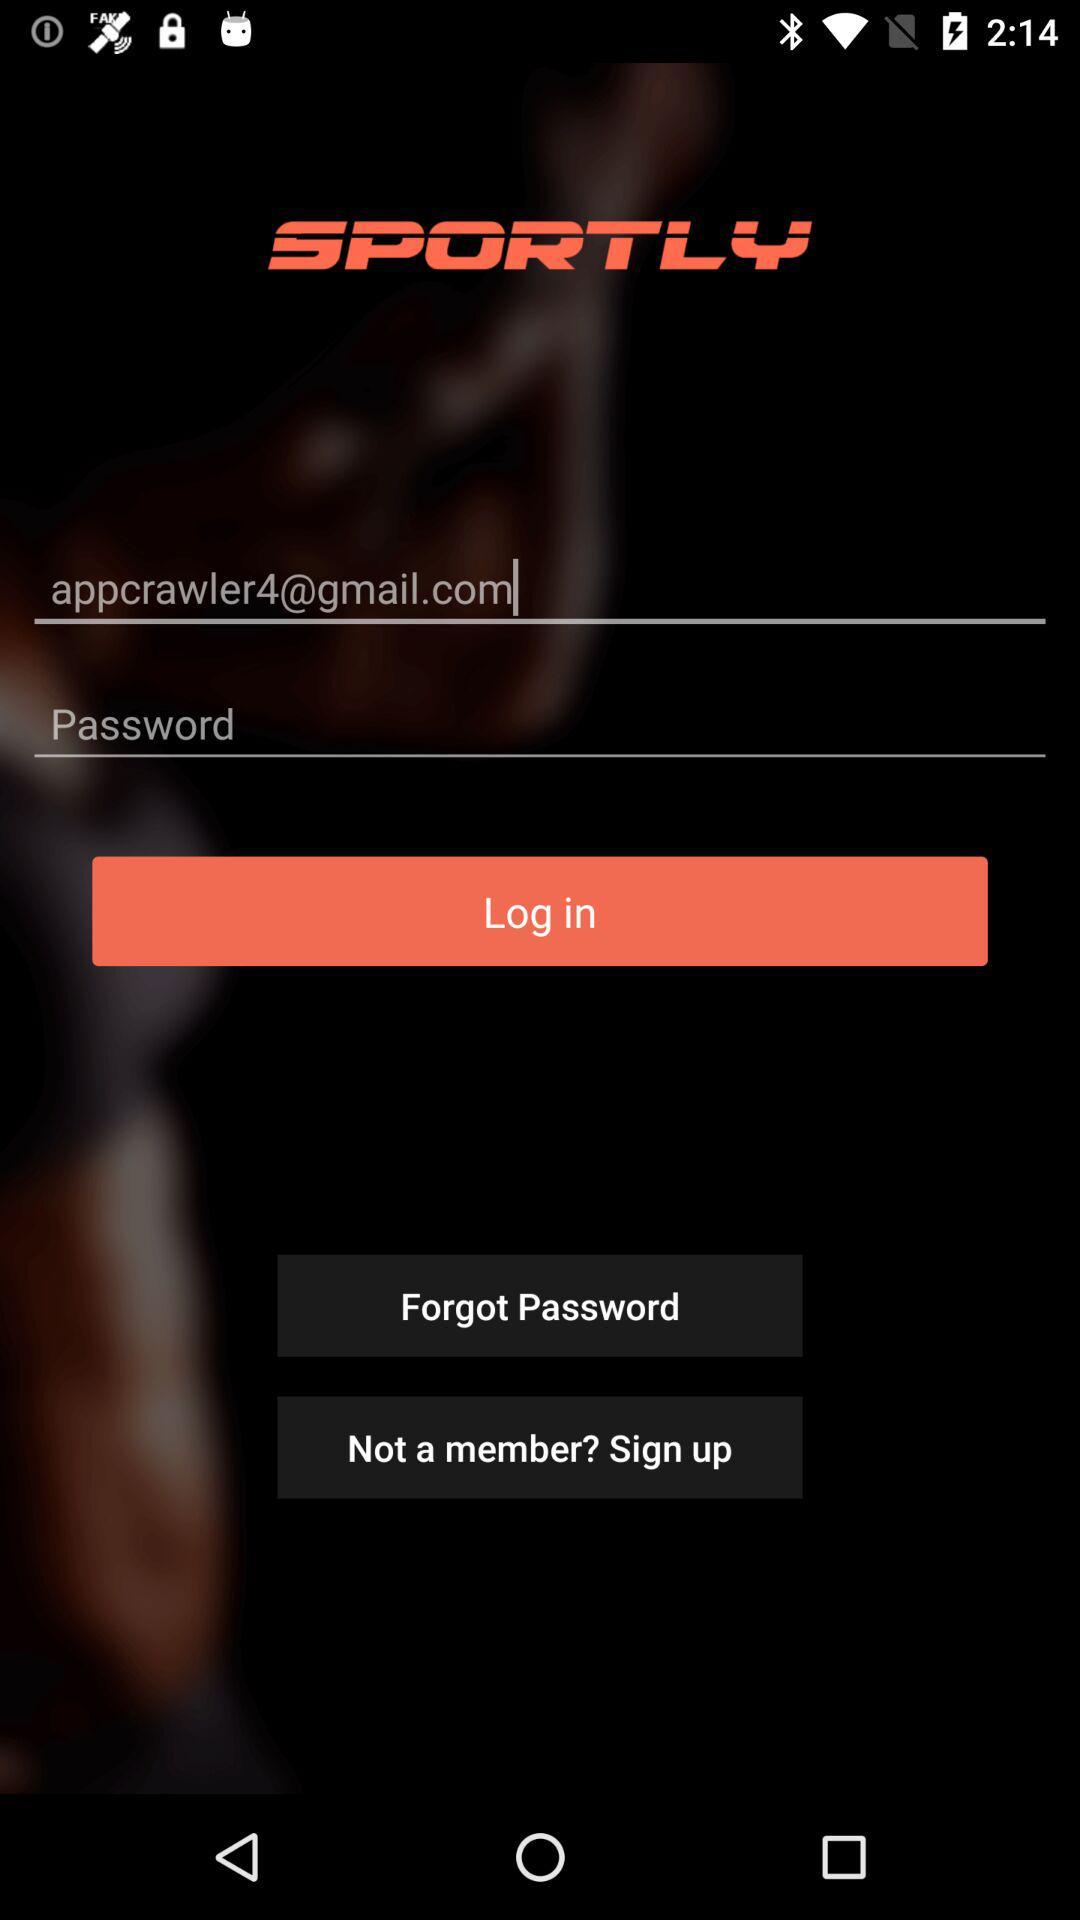  I want to click on log in icon, so click(540, 910).